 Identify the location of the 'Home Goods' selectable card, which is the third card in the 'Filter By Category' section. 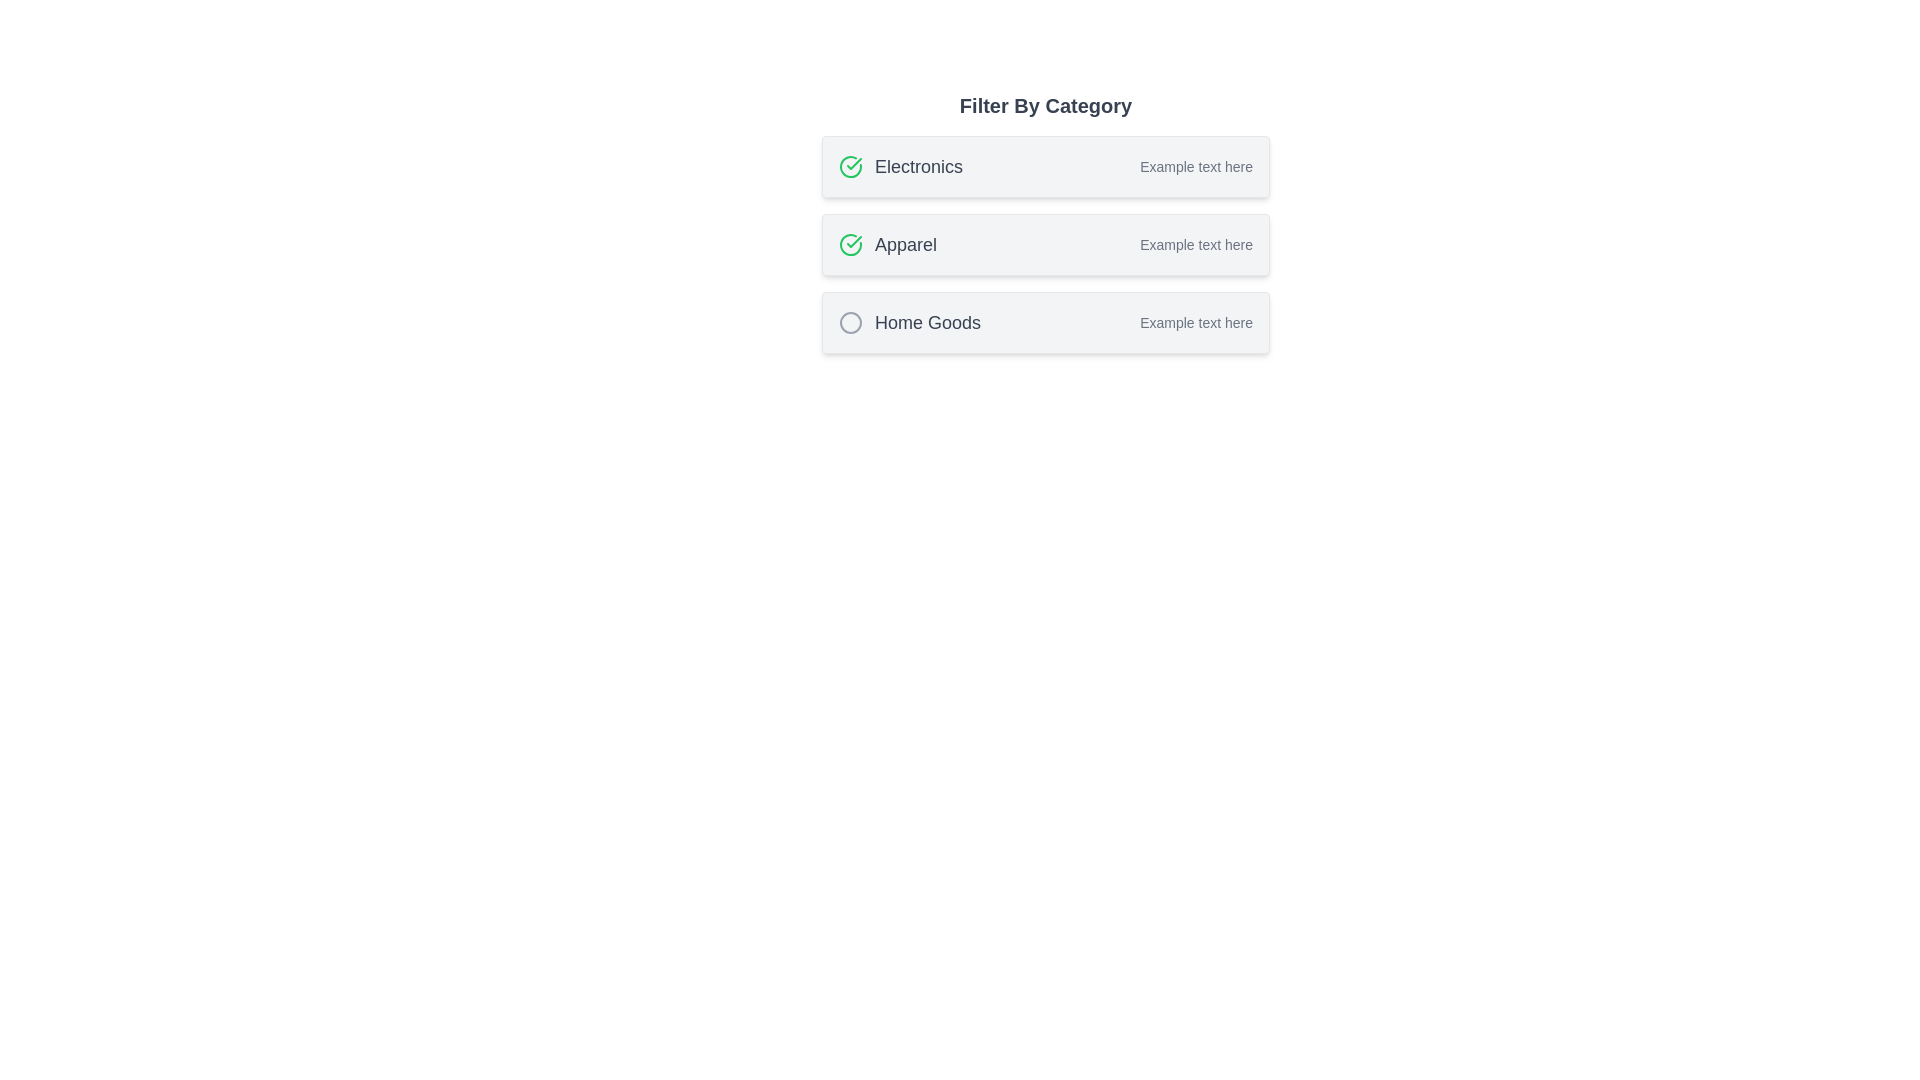
(1045, 322).